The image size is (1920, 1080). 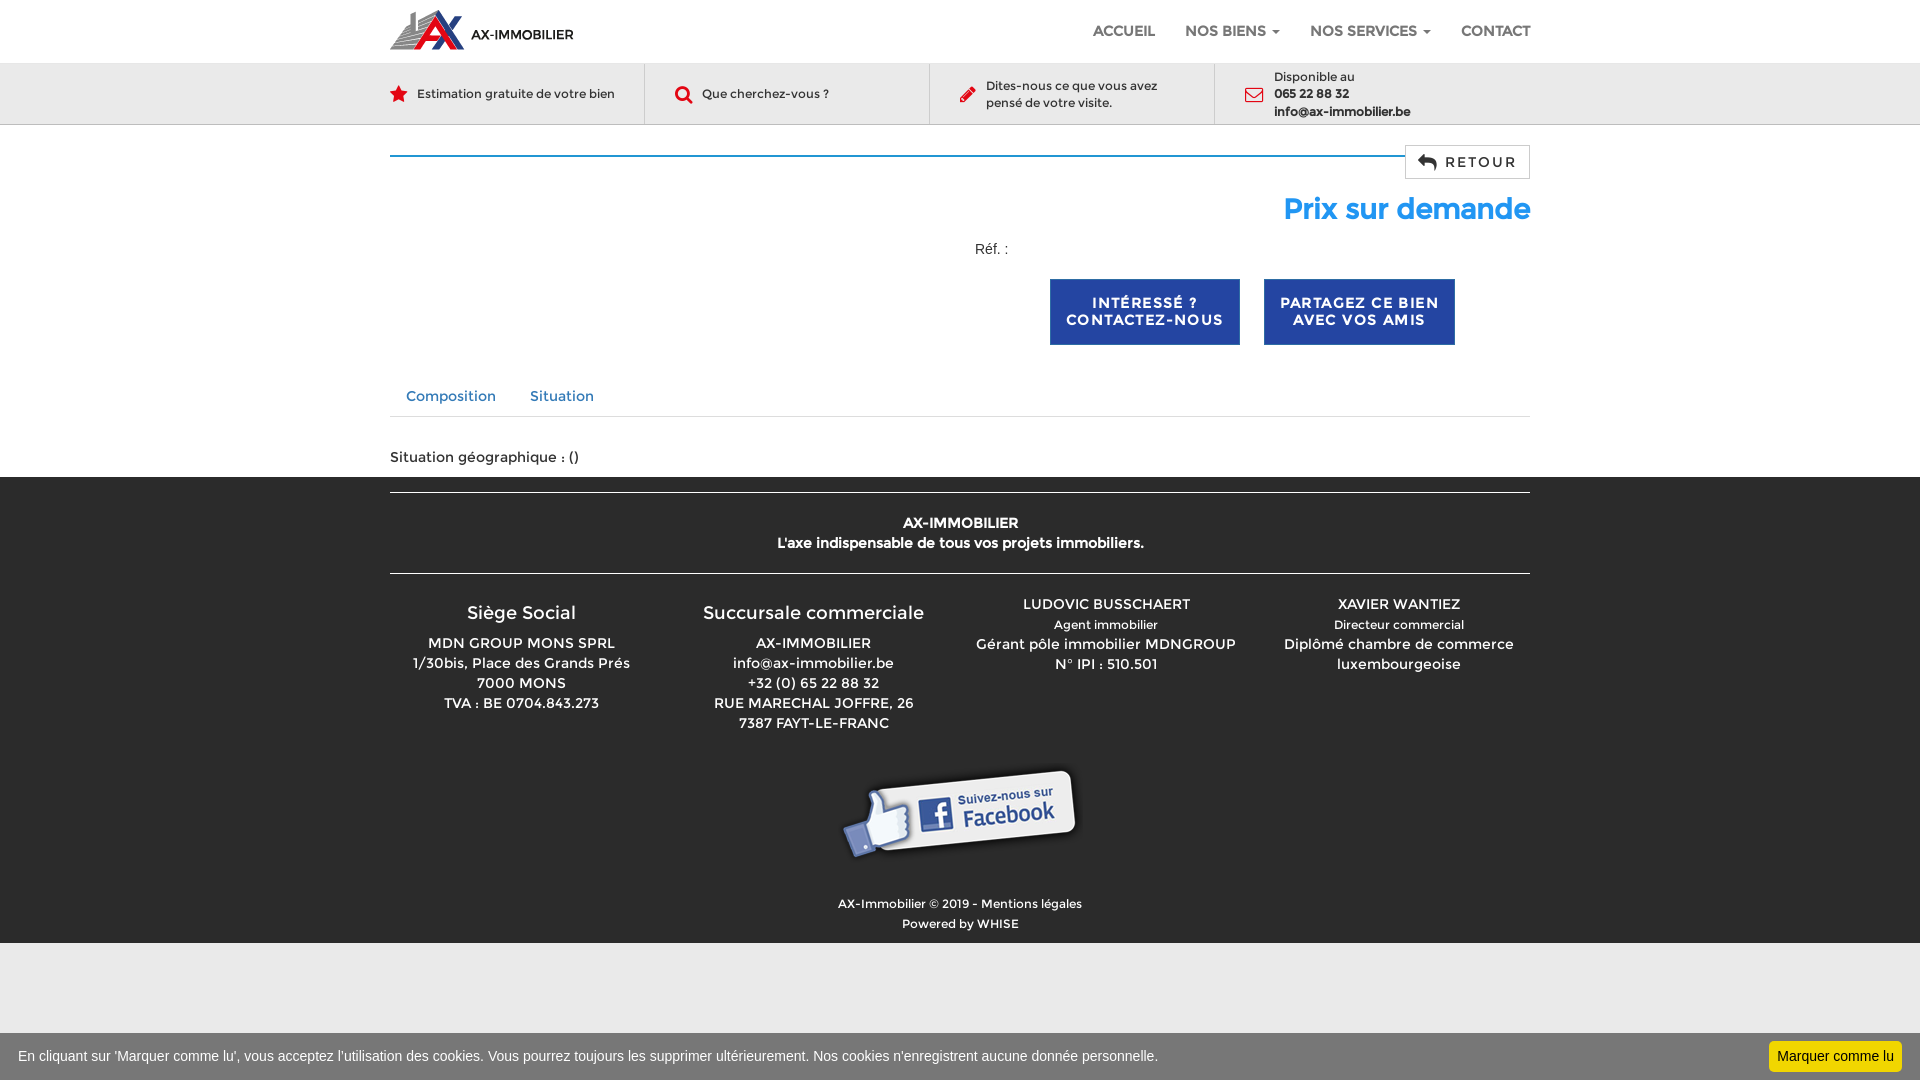 What do you see at coordinates (515, 93) in the screenshot?
I see `'Estimation gratuite de votre bien'` at bounding box center [515, 93].